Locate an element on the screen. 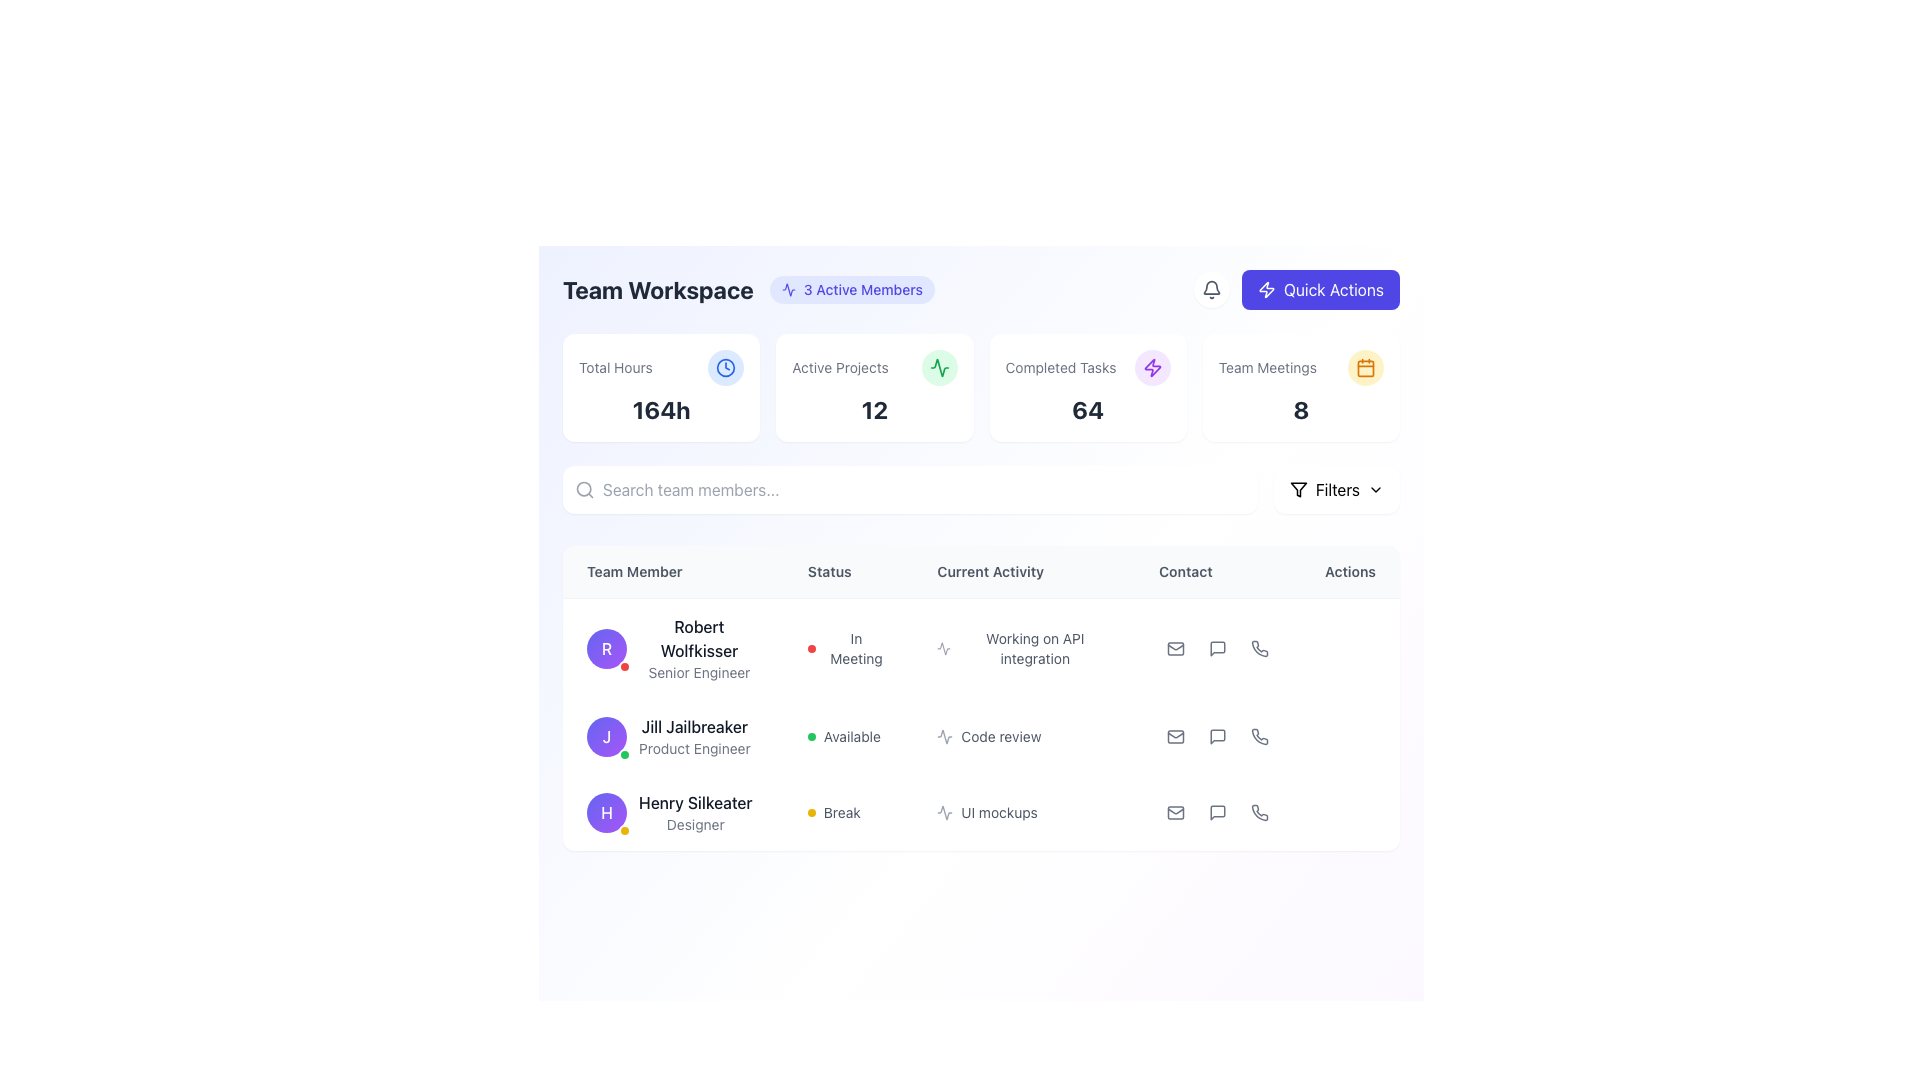 This screenshot has width=1920, height=1080. the visual status of the small, circular yellow badge with a white border located at the bottom-right corner of the avatar representing 'Henry Silkeater' in the 'Team Member' column, specifically in the third row is located at coordinates (623, 830).